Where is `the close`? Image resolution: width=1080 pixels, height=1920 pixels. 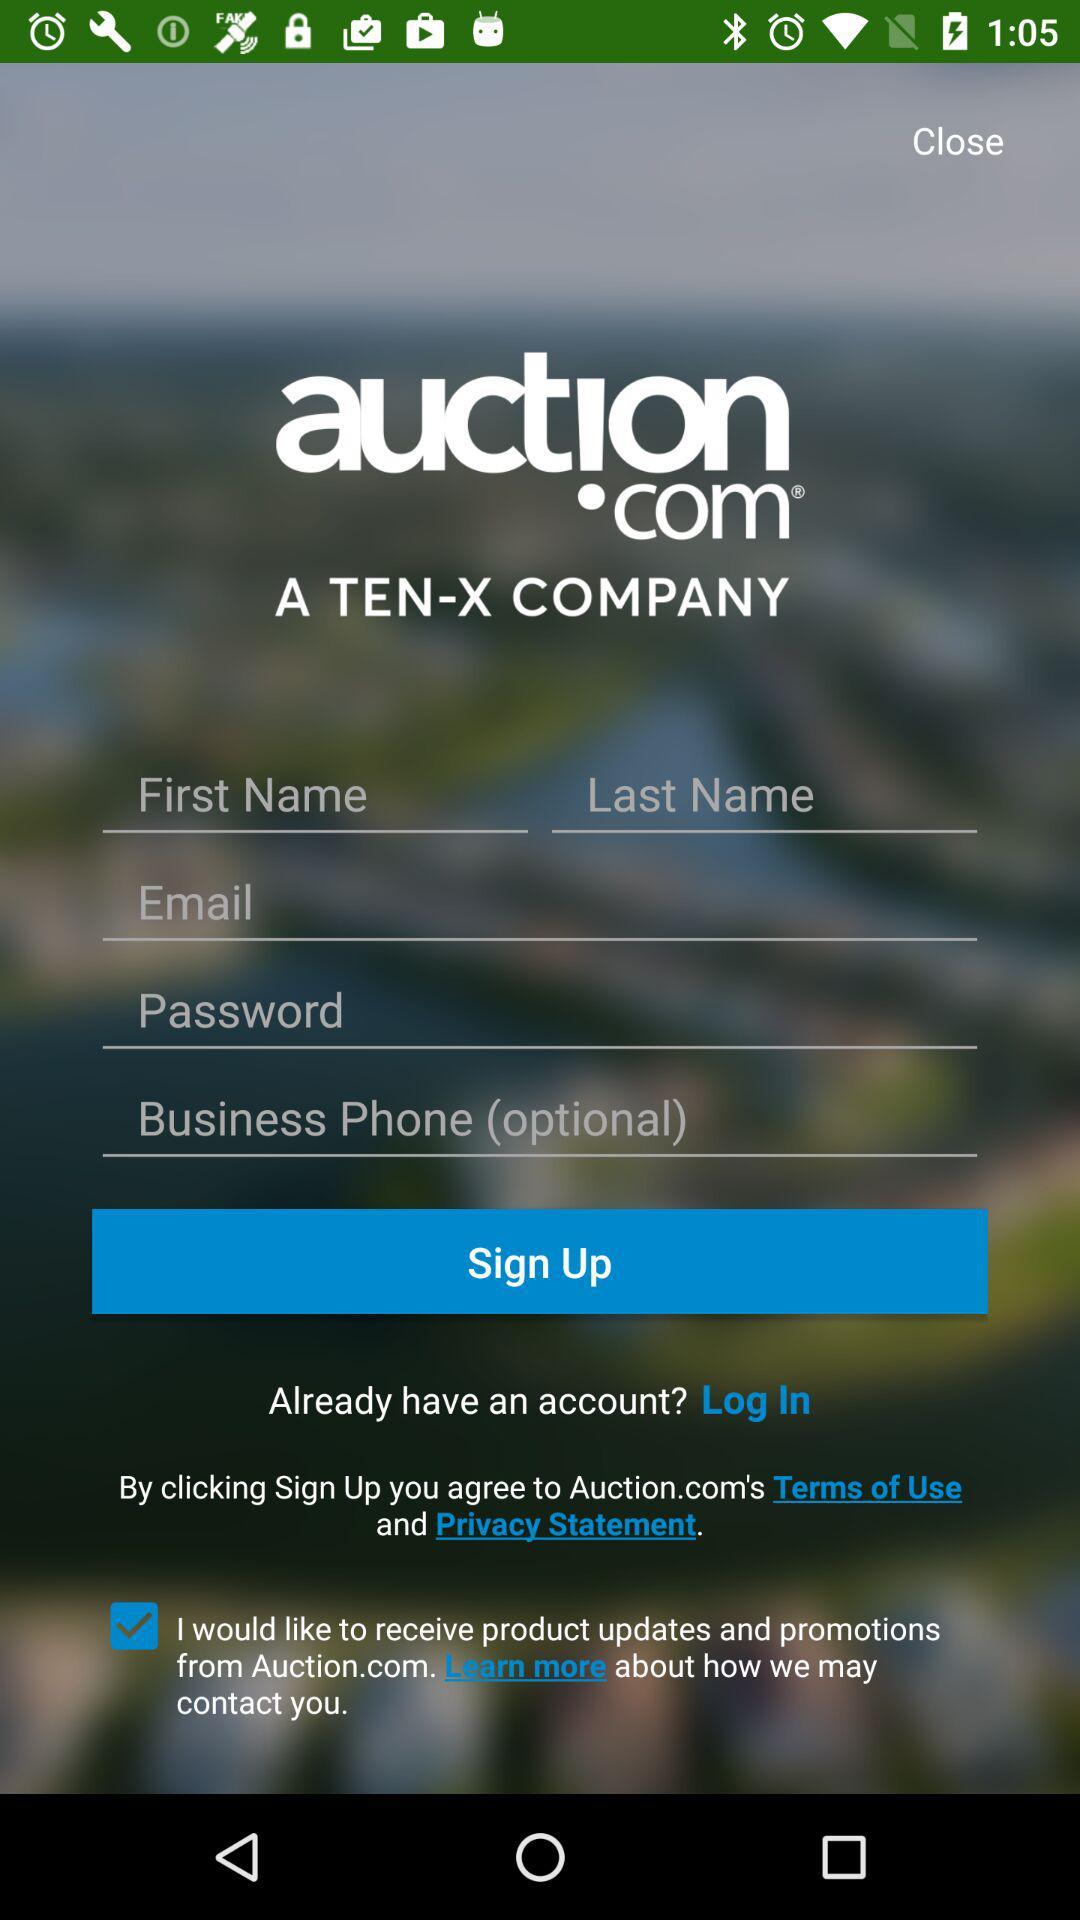 the close is located at coordinates (963, 140).